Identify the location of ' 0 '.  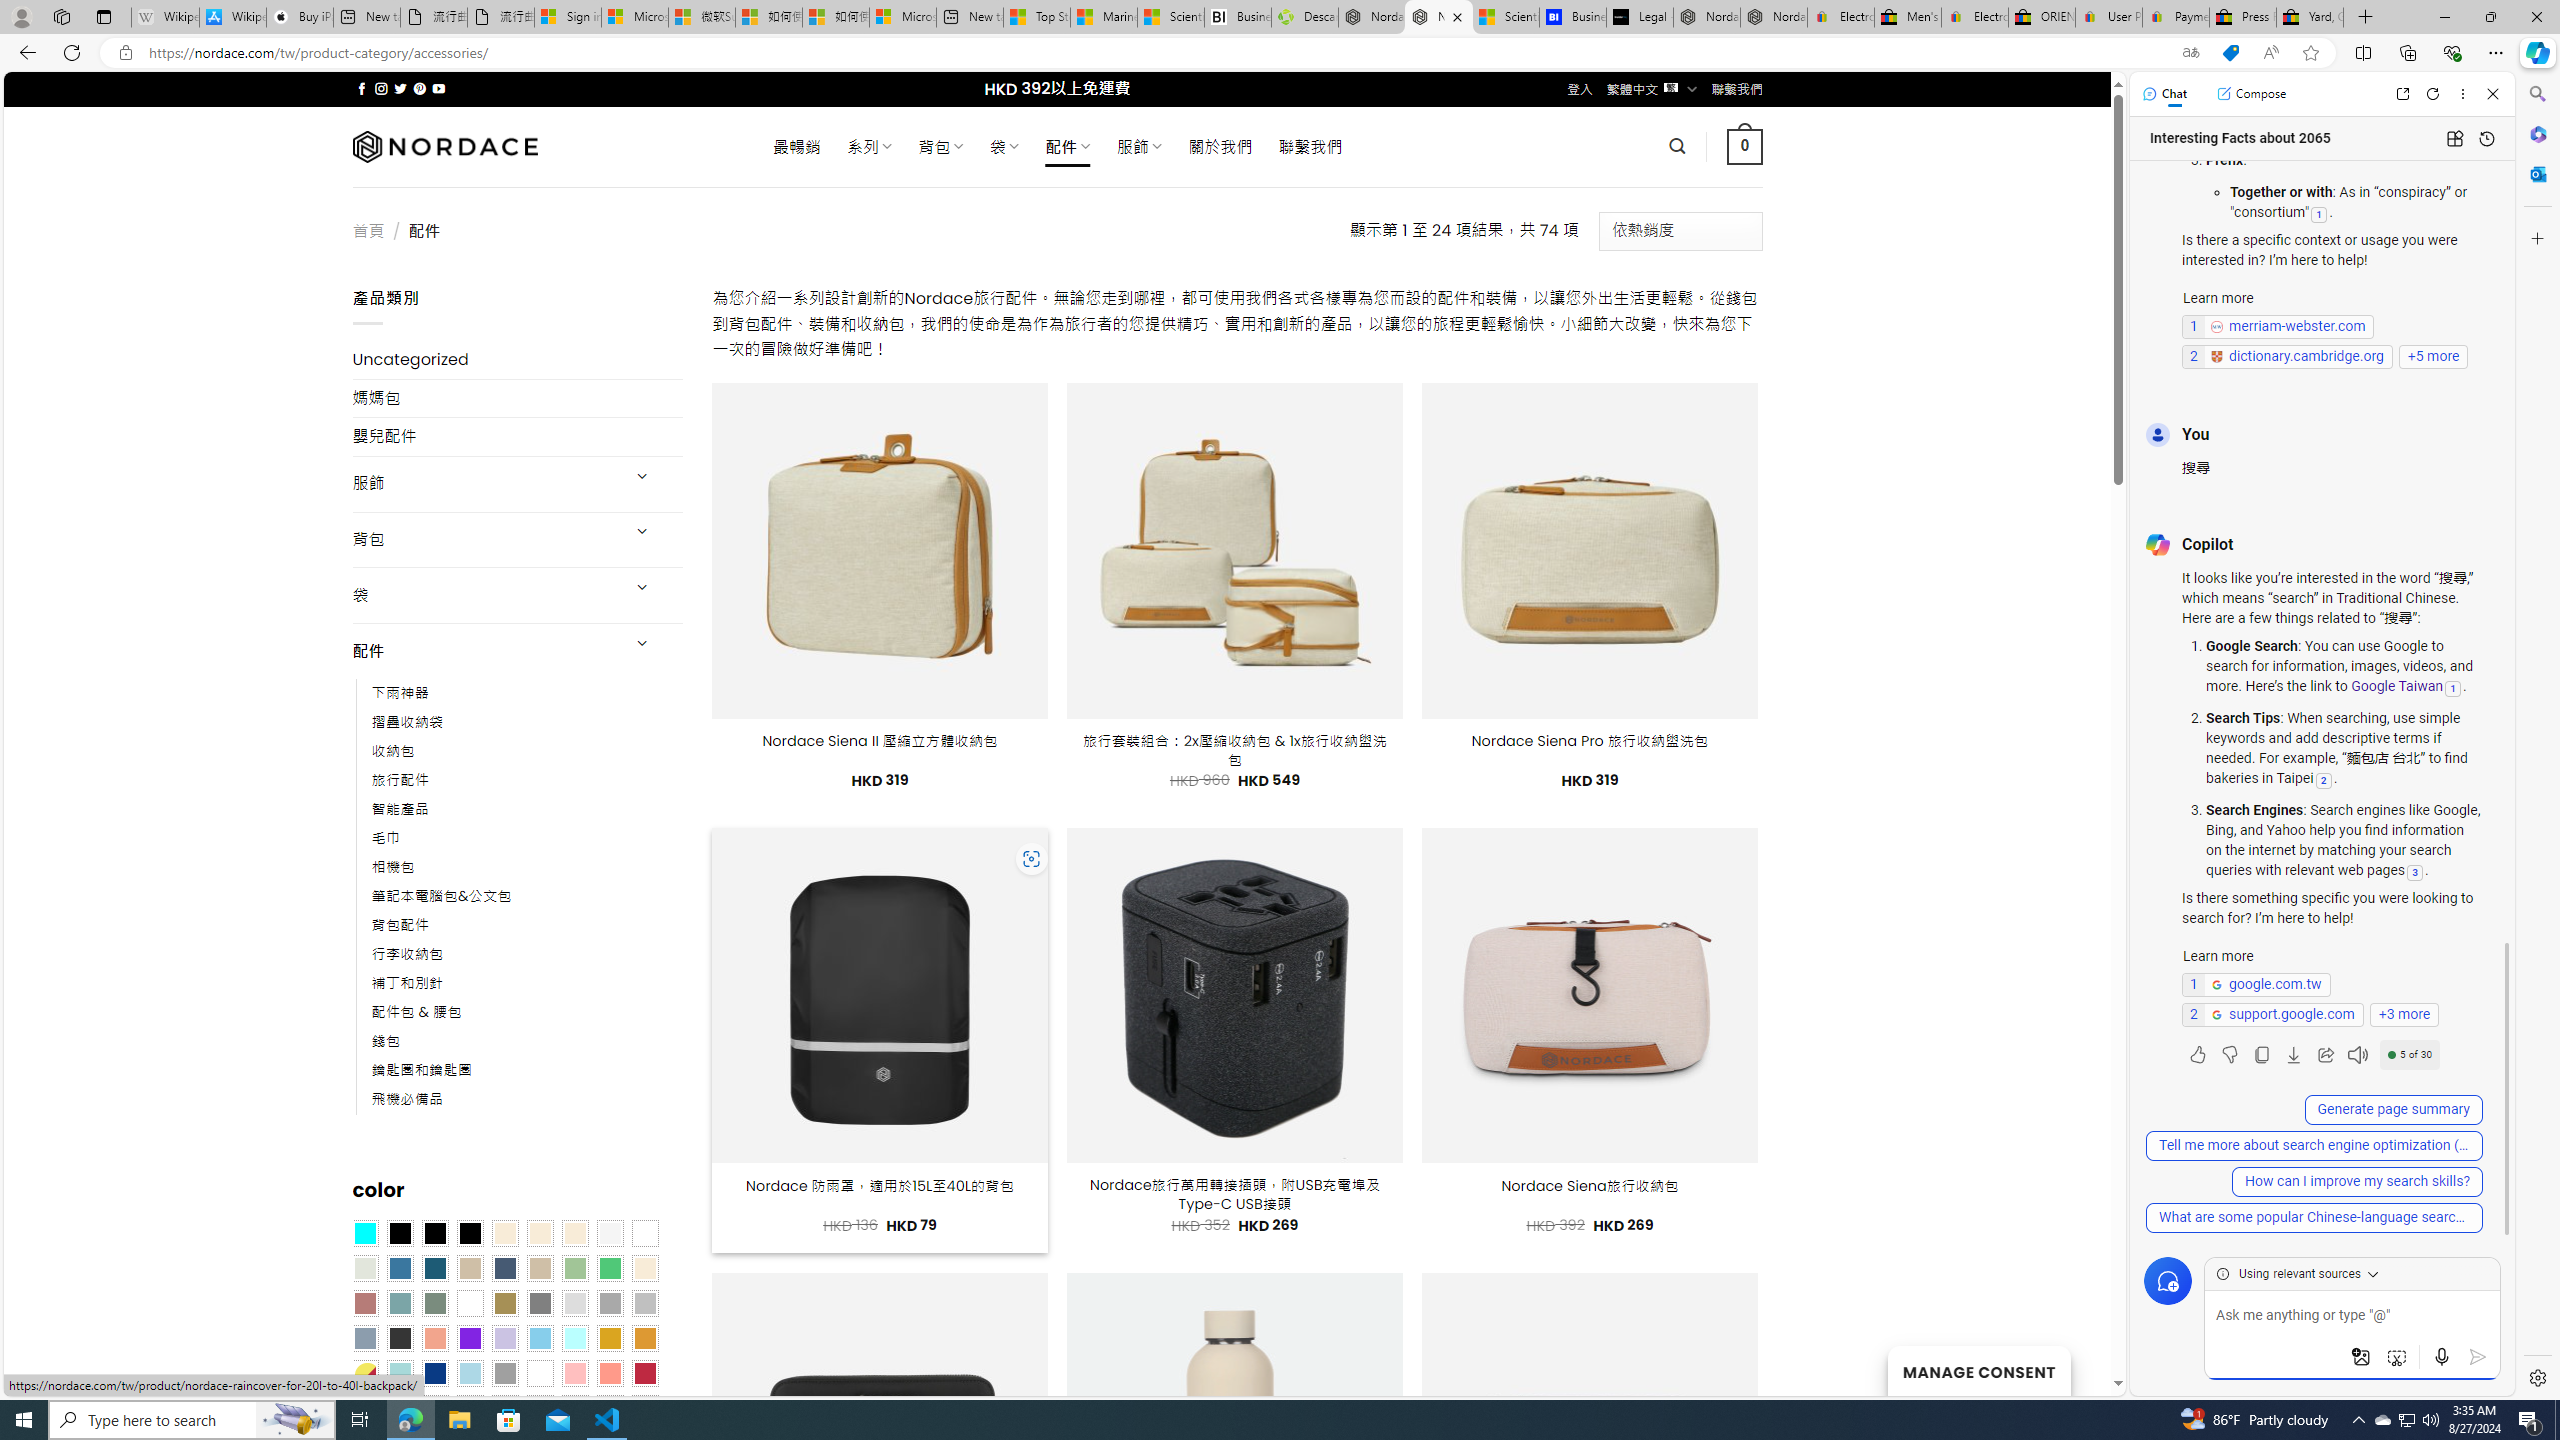
(1744, 145).